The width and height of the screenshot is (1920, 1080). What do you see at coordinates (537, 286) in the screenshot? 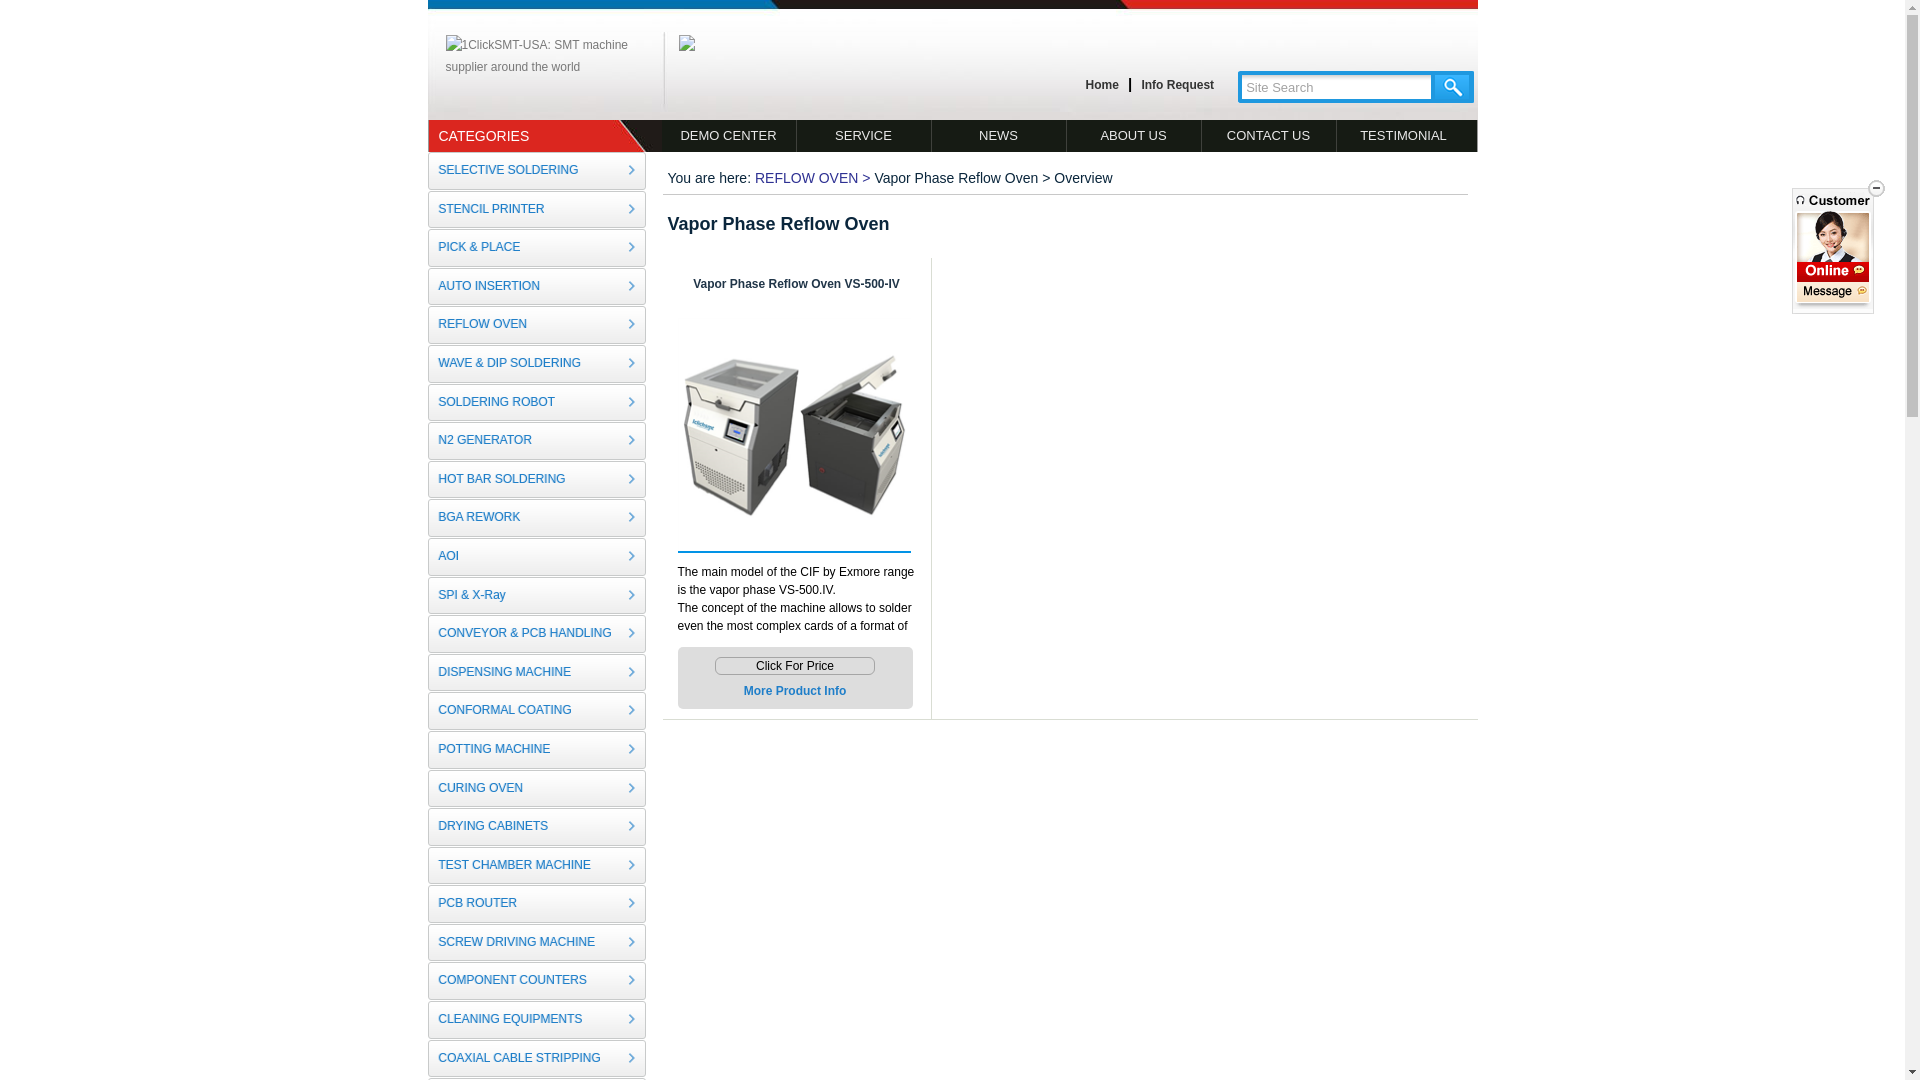
I see `'AUTO INSERTION'` at bounding box center [537, 286].